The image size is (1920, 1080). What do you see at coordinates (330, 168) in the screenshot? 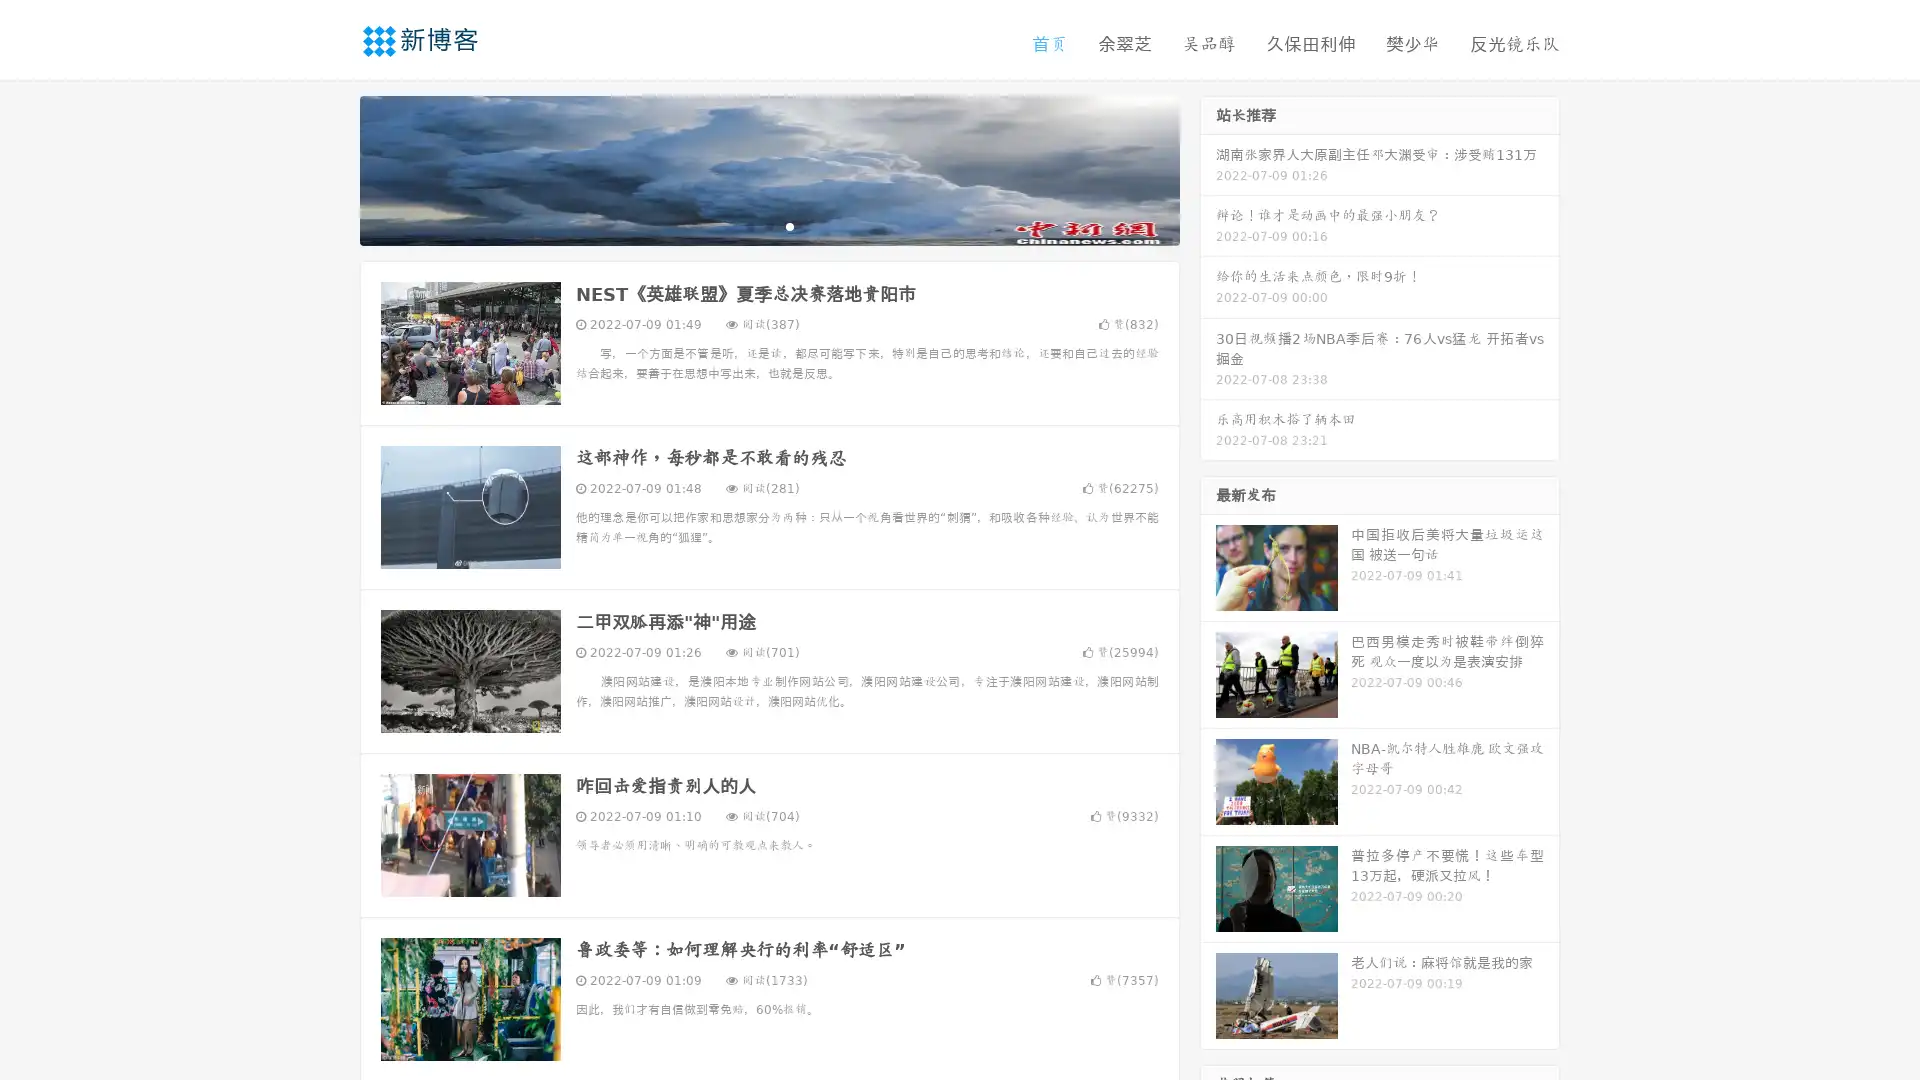
I see `Previous slide` at bounding box center [330, 168].